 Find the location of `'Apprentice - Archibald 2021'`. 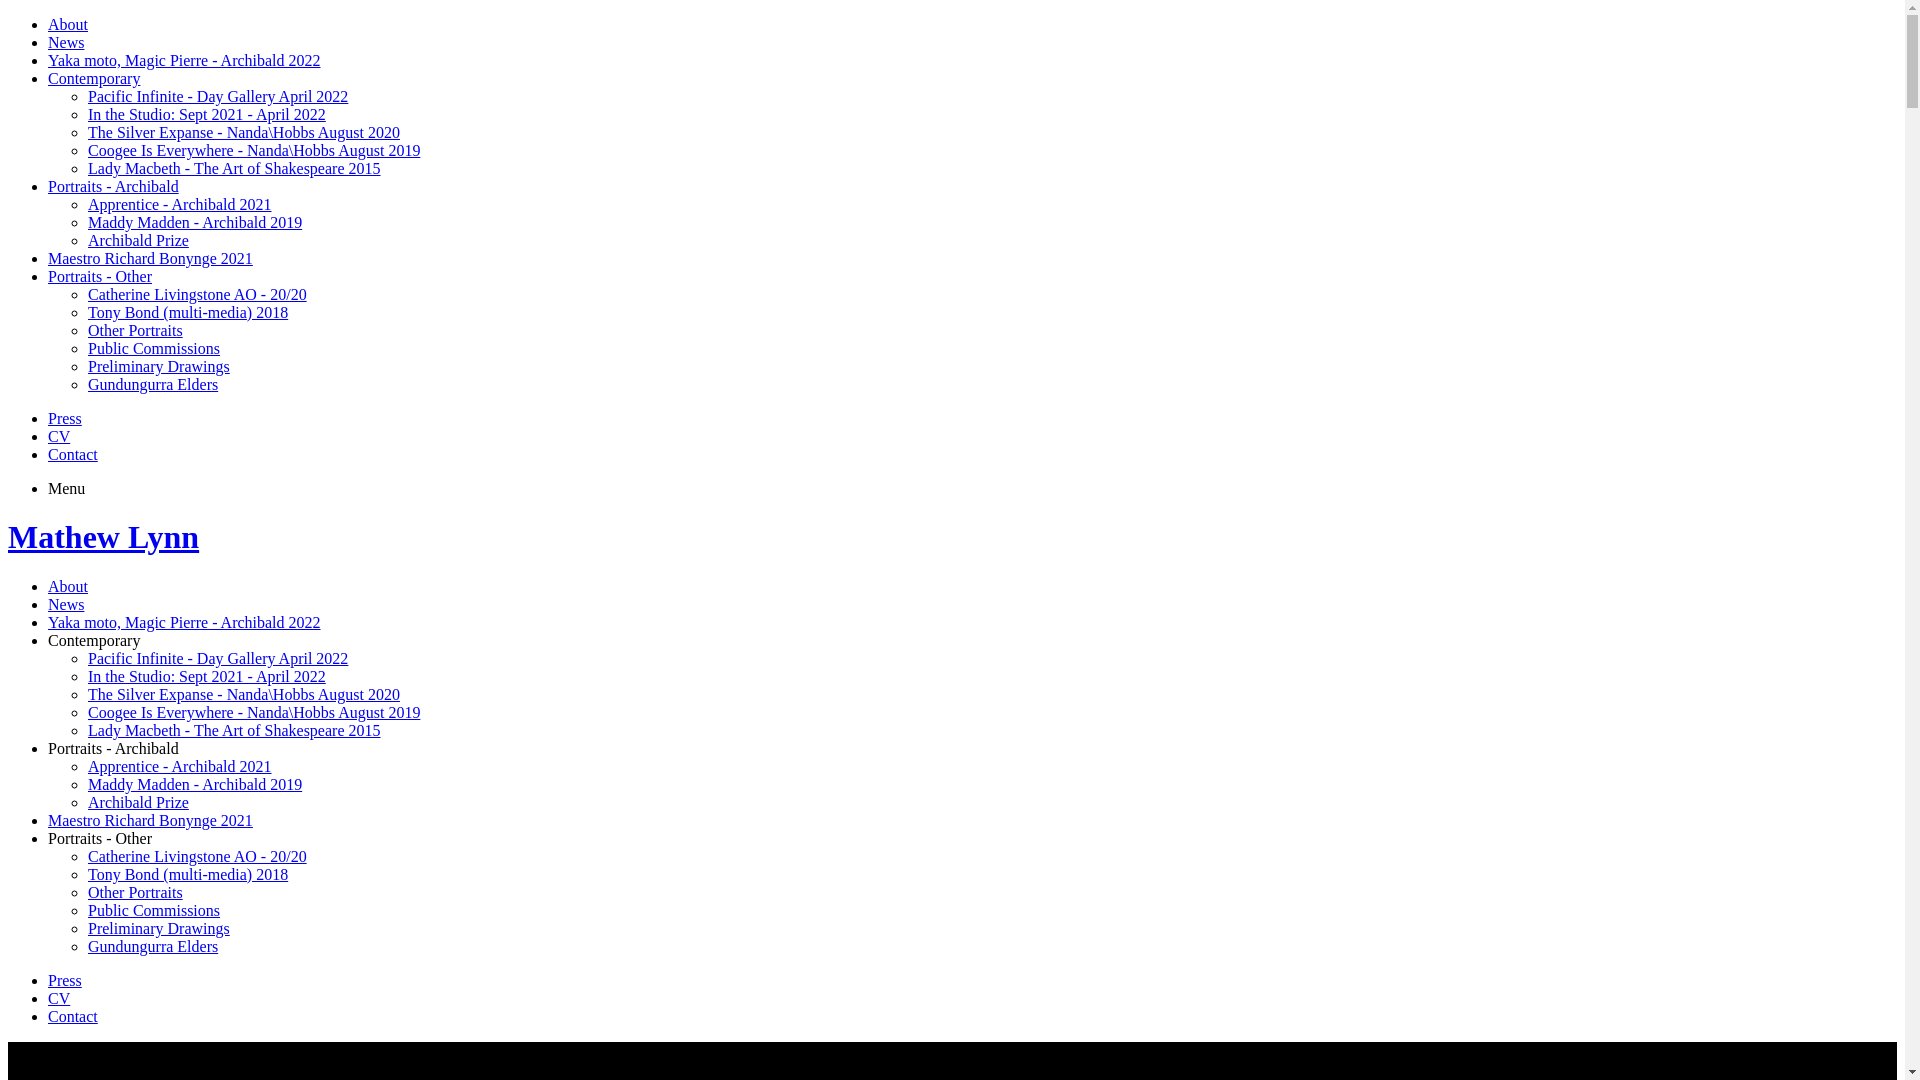

'Apprentice - Archibald 2021' is located at coordinates (86, 204).